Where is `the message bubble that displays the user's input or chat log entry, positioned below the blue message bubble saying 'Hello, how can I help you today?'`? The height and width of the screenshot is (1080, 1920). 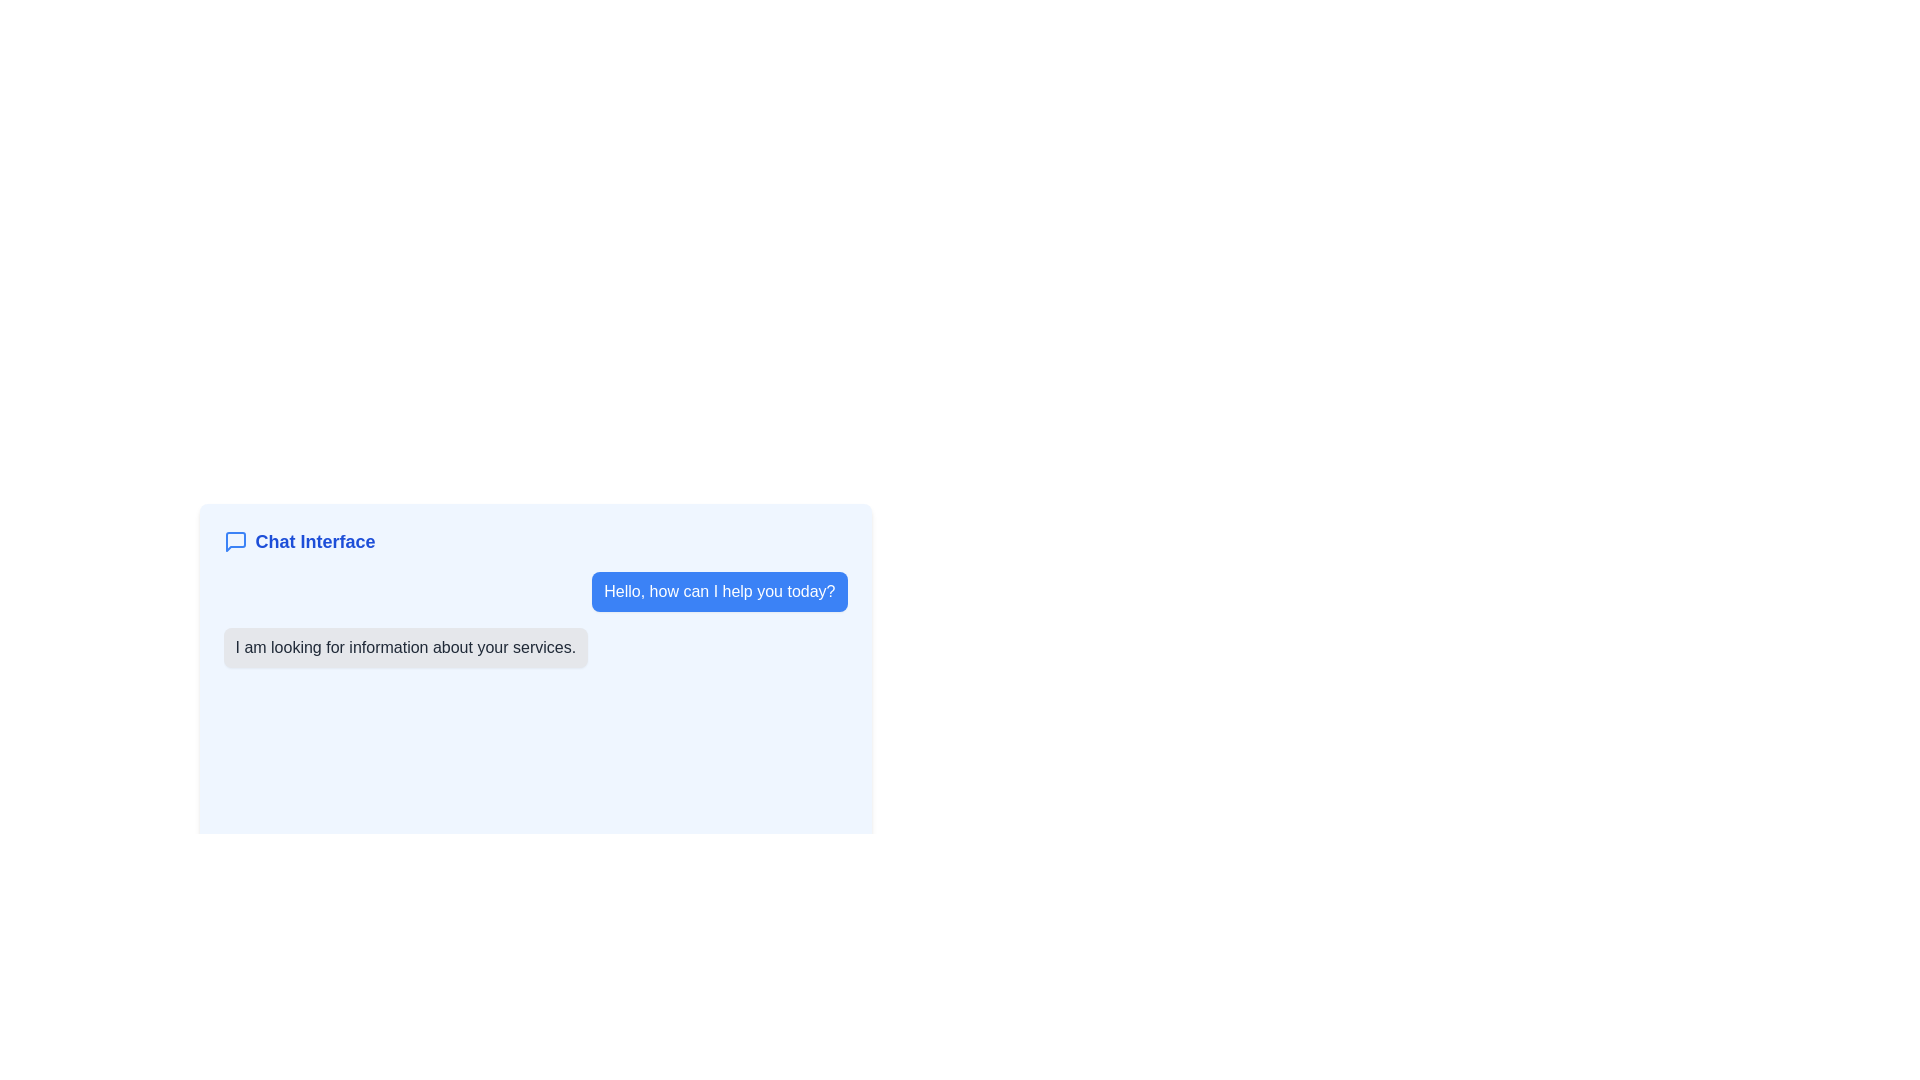
the message bubble that displays the user's input or chat log entry, positioned below the blue message bubble saying 'Hello, how can I help you today?' is located at coordinates (535, 656).